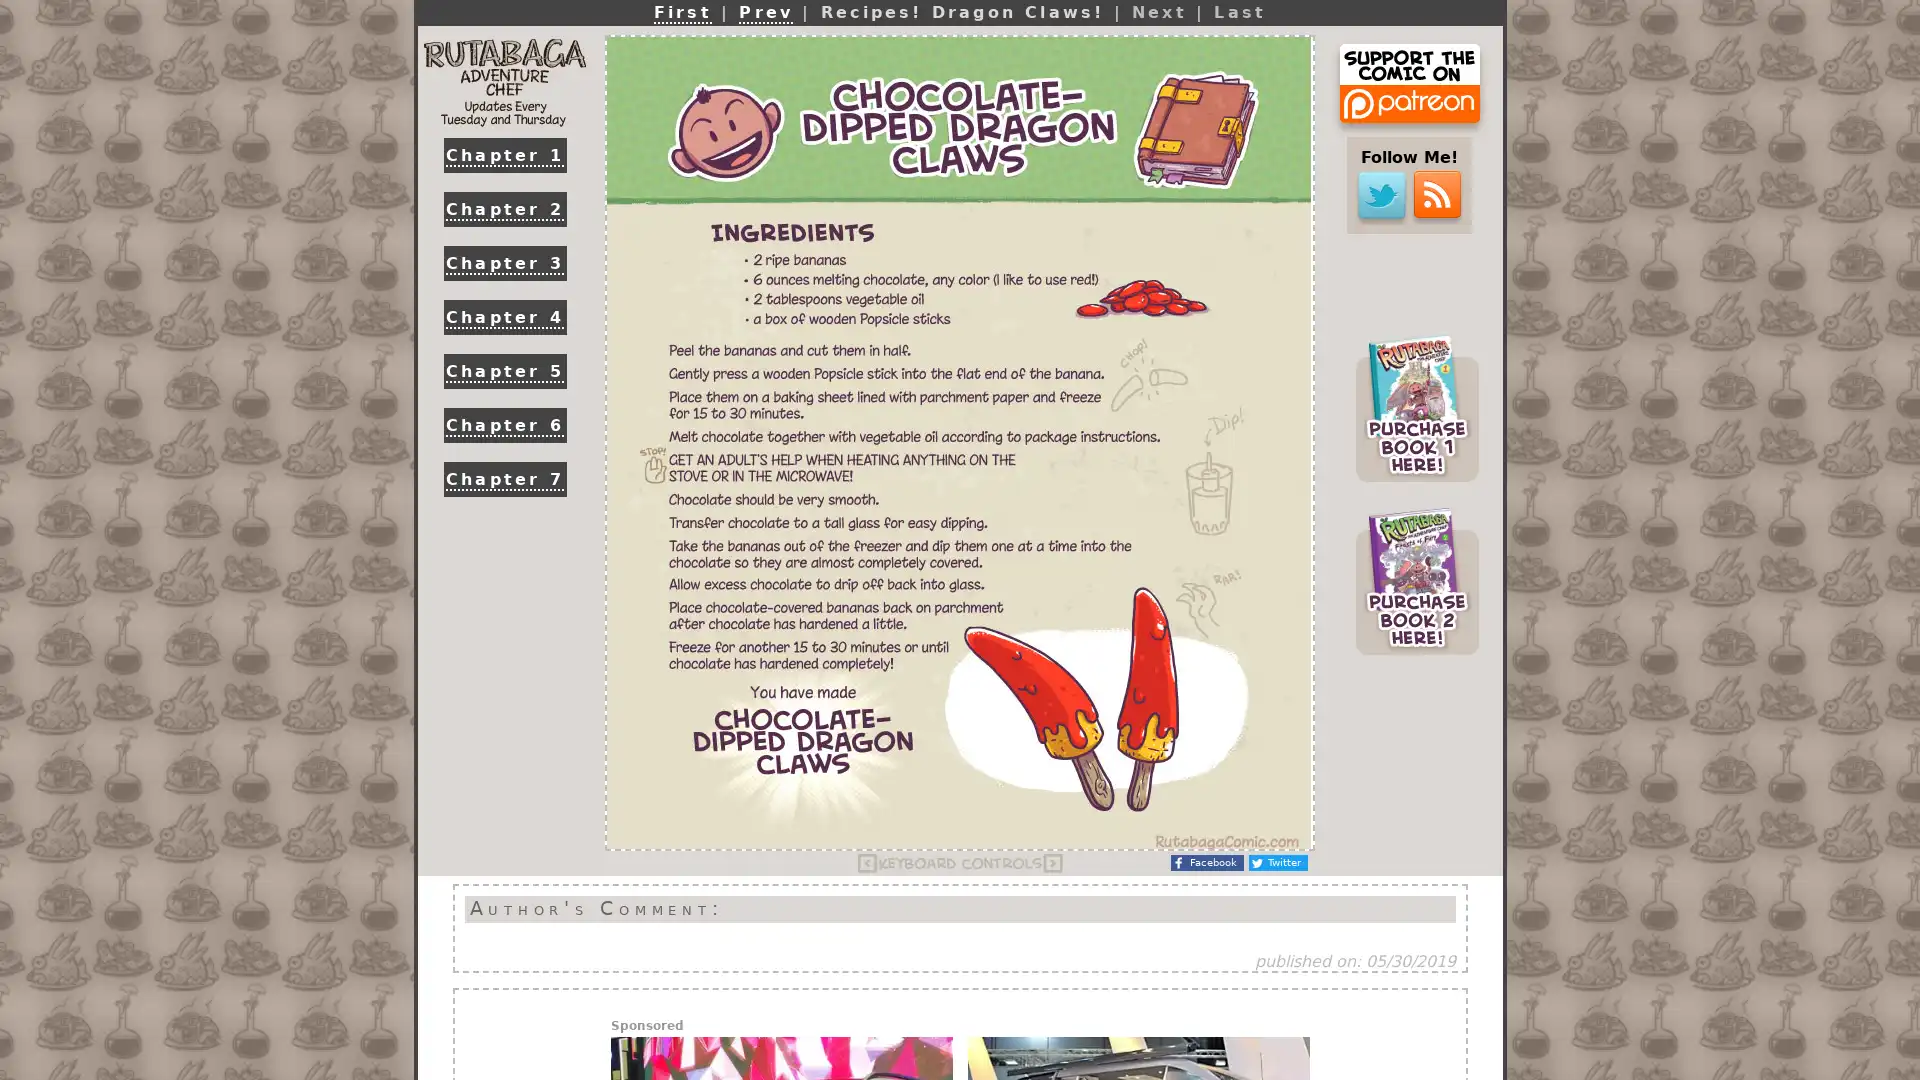 The height and width of the screenshot is (1080, 1920). Describe the element at coordinates (1277, 862) in the screenshot. I see `Share to TwitterTwitter` at that location.